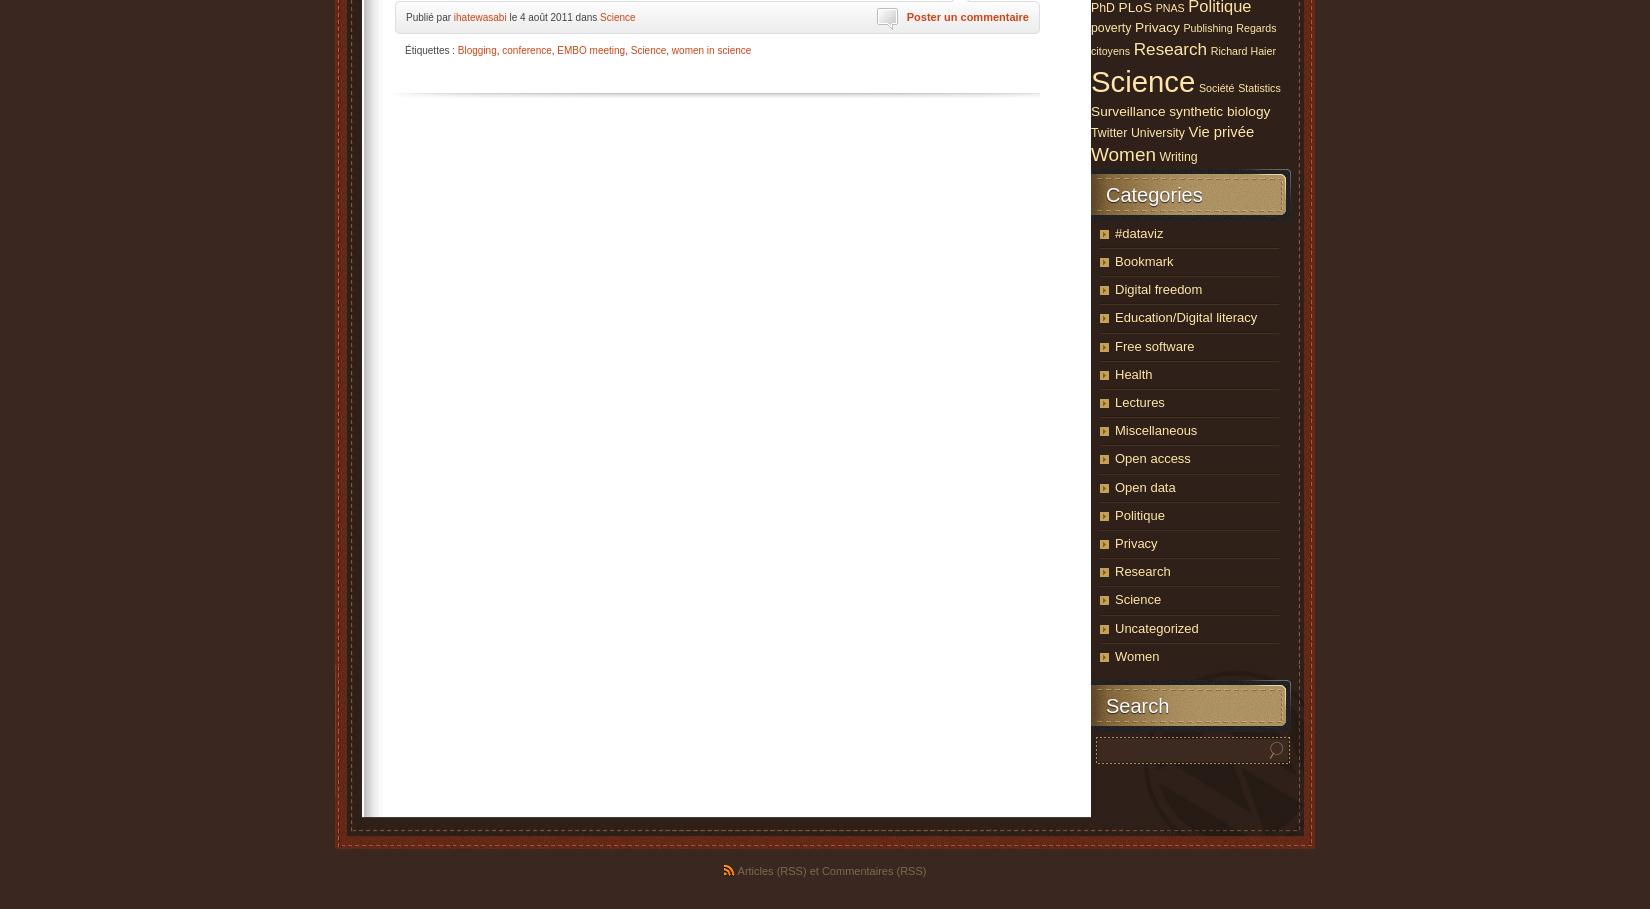 This screenshot has width=1650, height=909. What do you see at coordinates (1127, 111) in the screenshot?
I see `'Surveillance'` at bounding box center [1127, 111].